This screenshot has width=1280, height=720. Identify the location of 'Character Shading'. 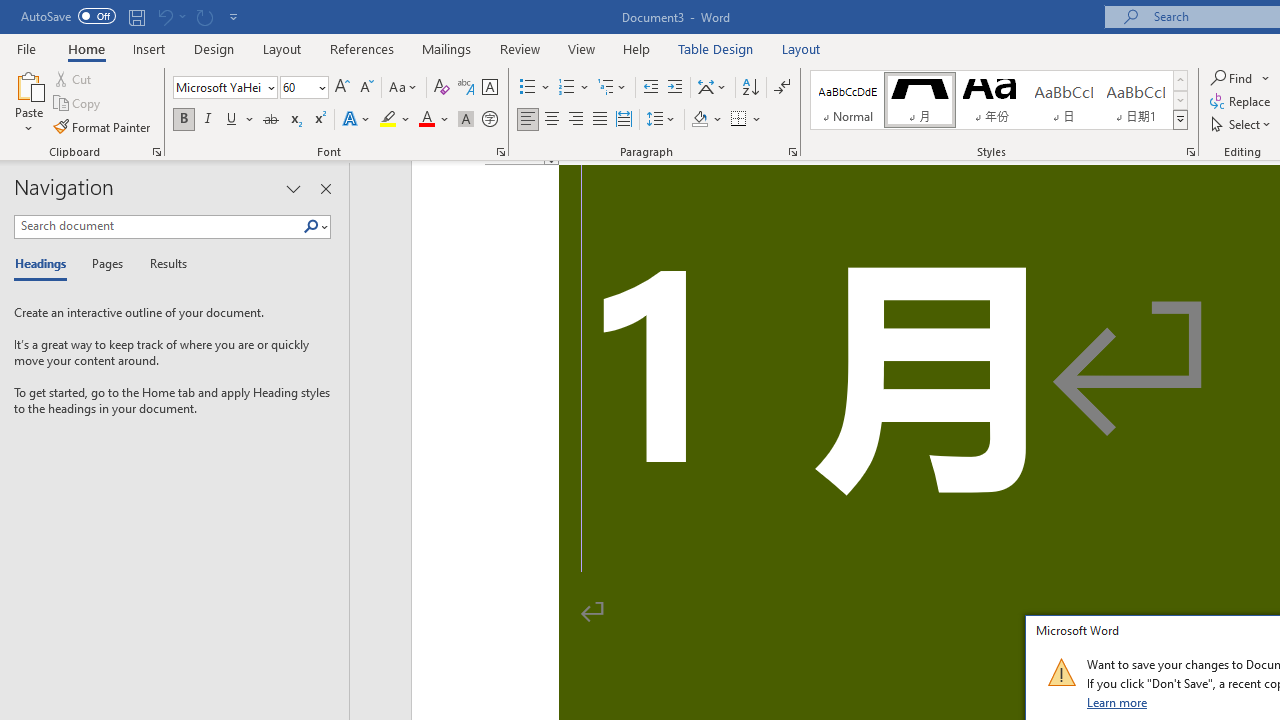
(464, 119).